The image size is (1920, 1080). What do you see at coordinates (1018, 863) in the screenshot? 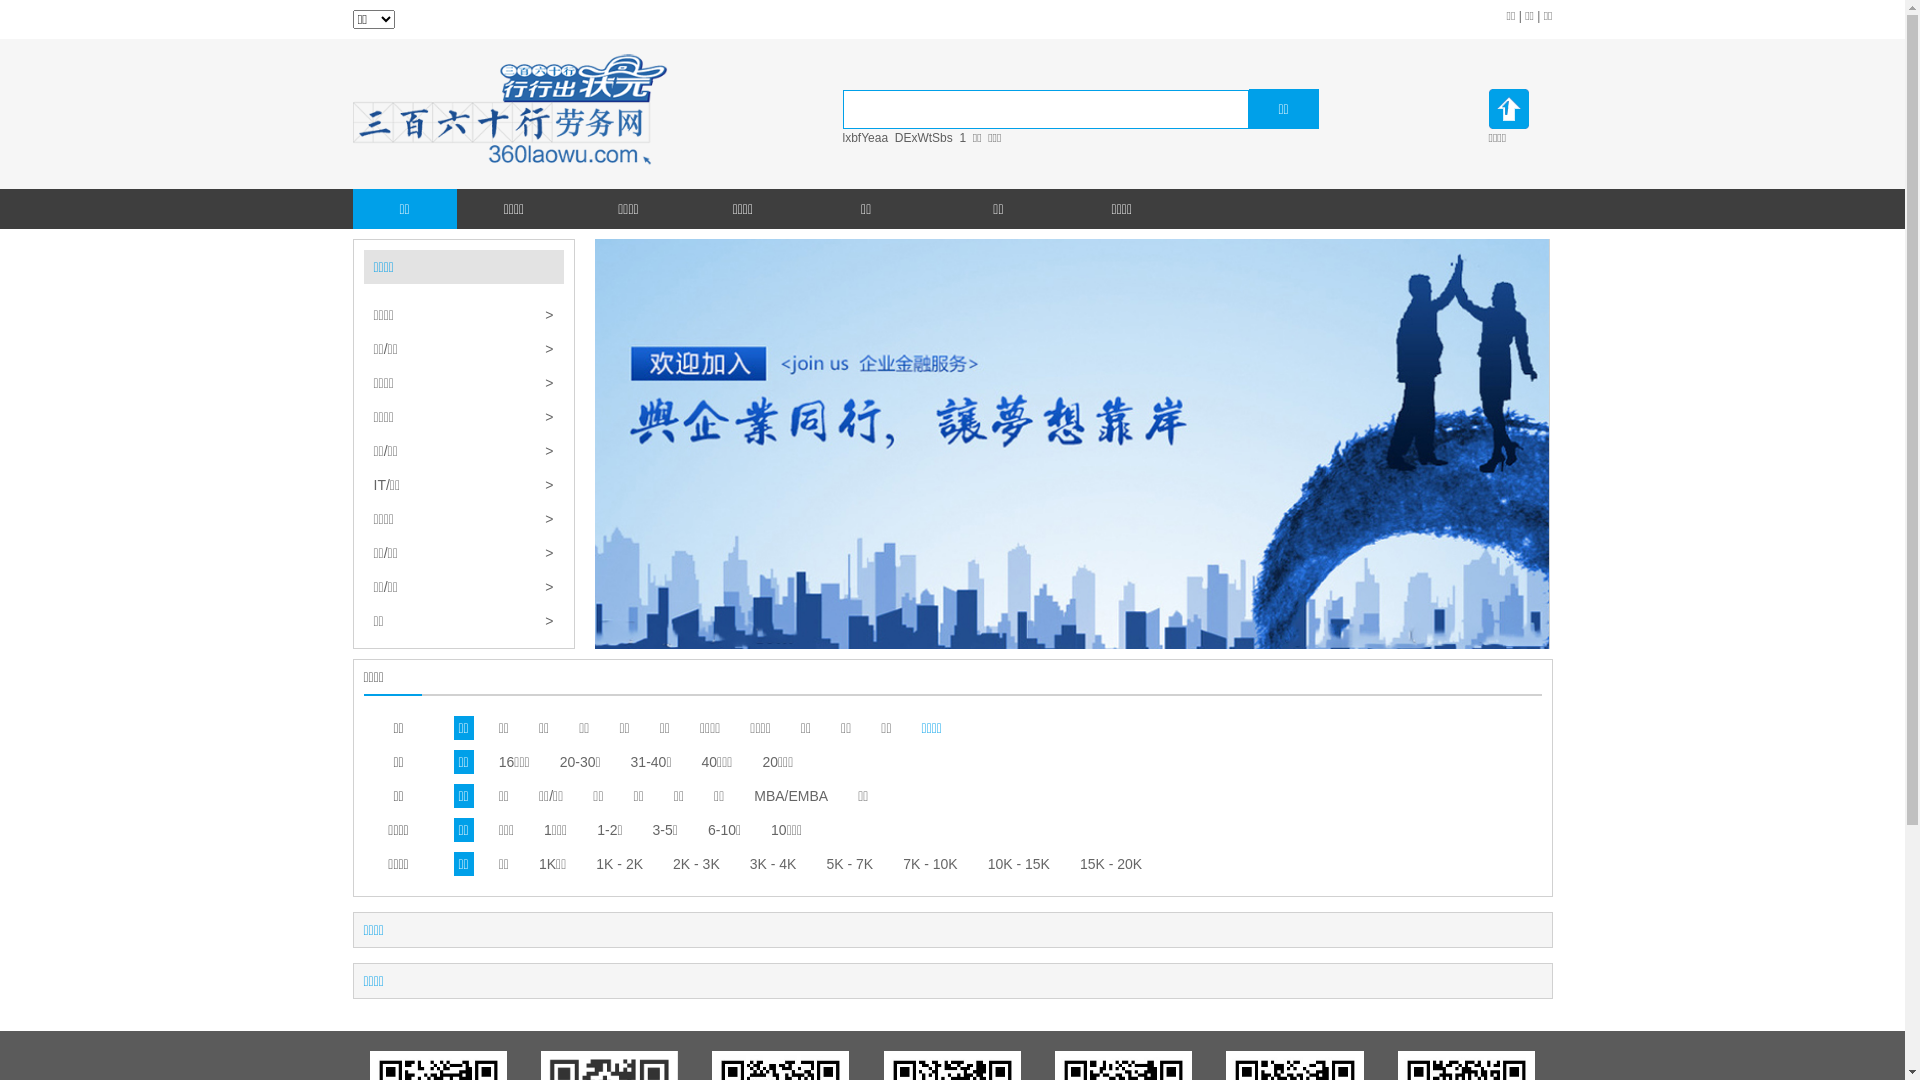
I see `'10K - 15K'` at bounding box center [1018, 863].